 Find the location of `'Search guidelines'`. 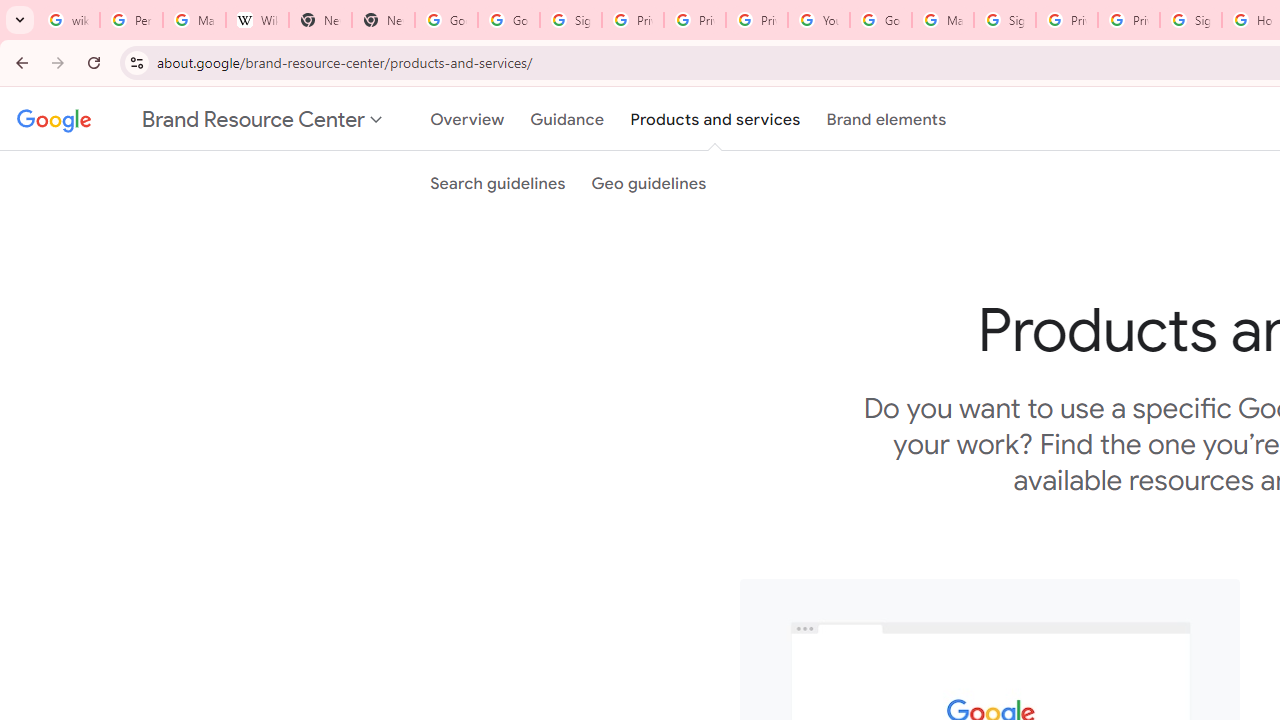

'Search guidelines' is located at coordinates (497, 183).